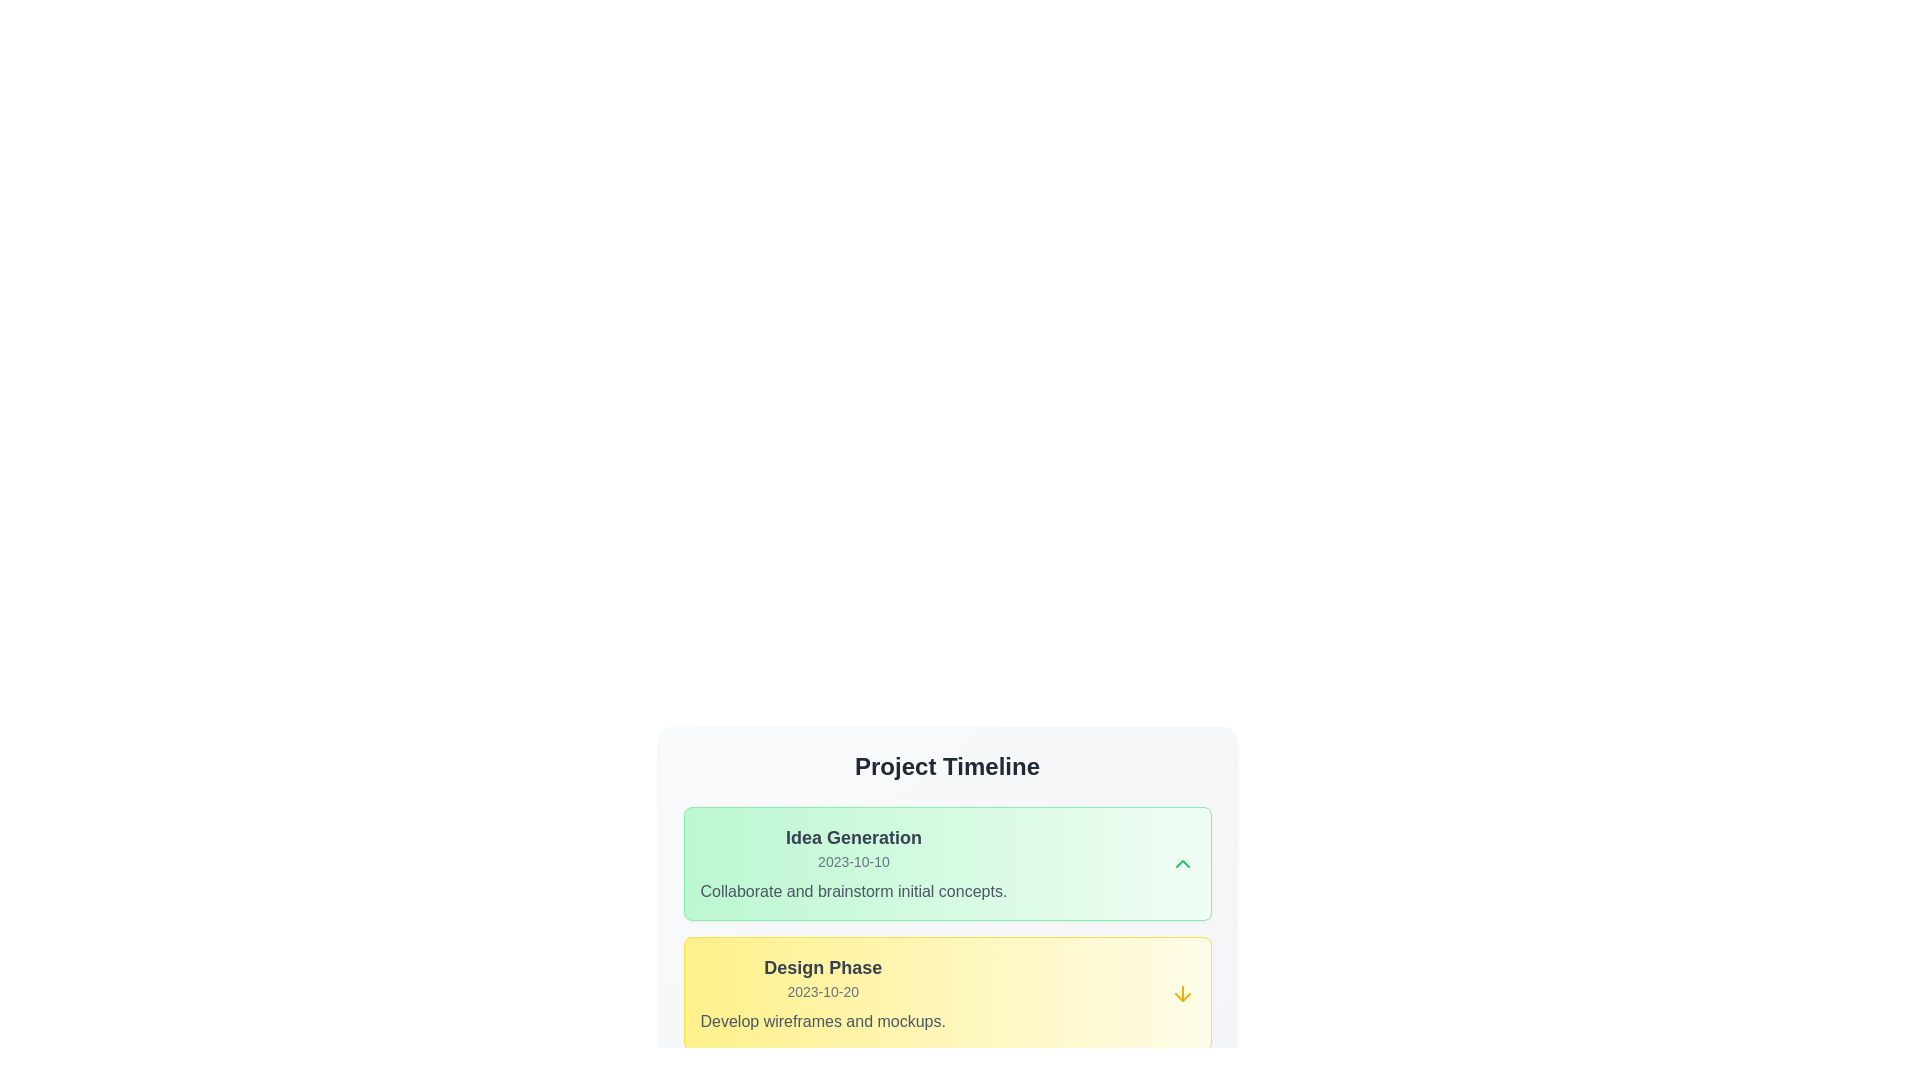 The image size is (1920, 1080). What do you see at coordinates (823, 994) in the screenshot?
I see `the informational group containing the header 'Design Phase', the date '2023-10-20', and the description 'Develop wireframes and mockups.' for accessibility purposes` at bounding box center [823, 994].